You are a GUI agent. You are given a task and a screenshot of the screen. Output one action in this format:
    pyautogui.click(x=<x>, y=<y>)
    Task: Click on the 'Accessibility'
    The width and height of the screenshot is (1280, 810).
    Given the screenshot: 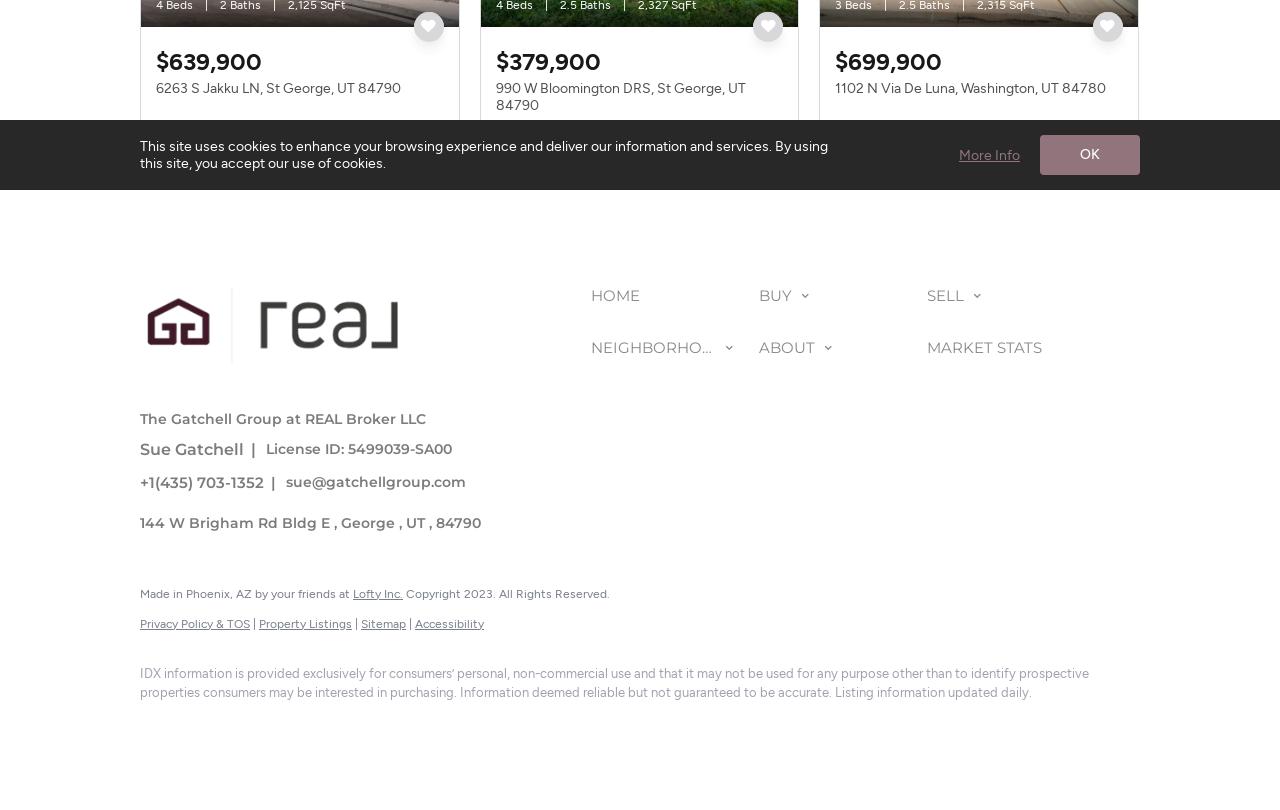 What is the action you would take?
    pyautogui.click(x=448, y=621)
    